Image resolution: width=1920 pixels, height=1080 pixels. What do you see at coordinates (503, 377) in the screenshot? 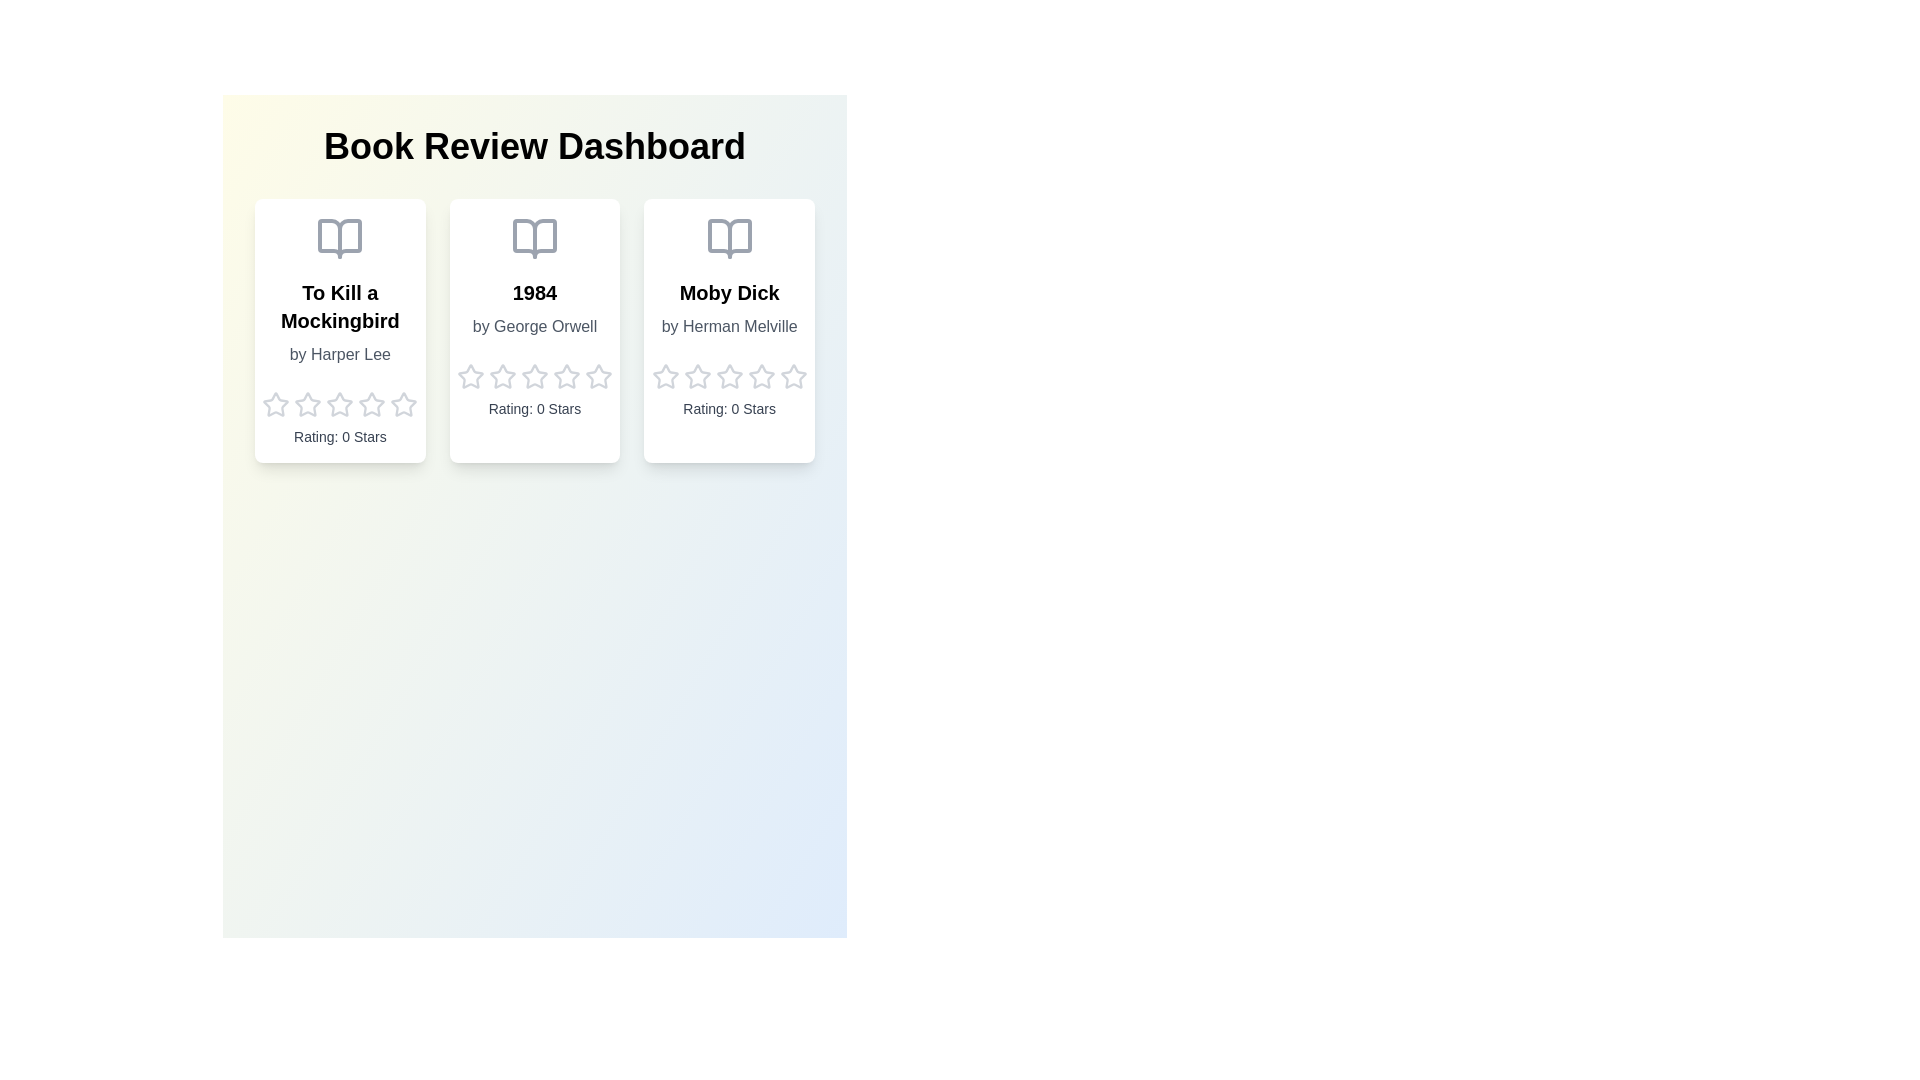
I see `the star icon corresponding to the rating 2 for the book 2` at bounding box center [503, 377].